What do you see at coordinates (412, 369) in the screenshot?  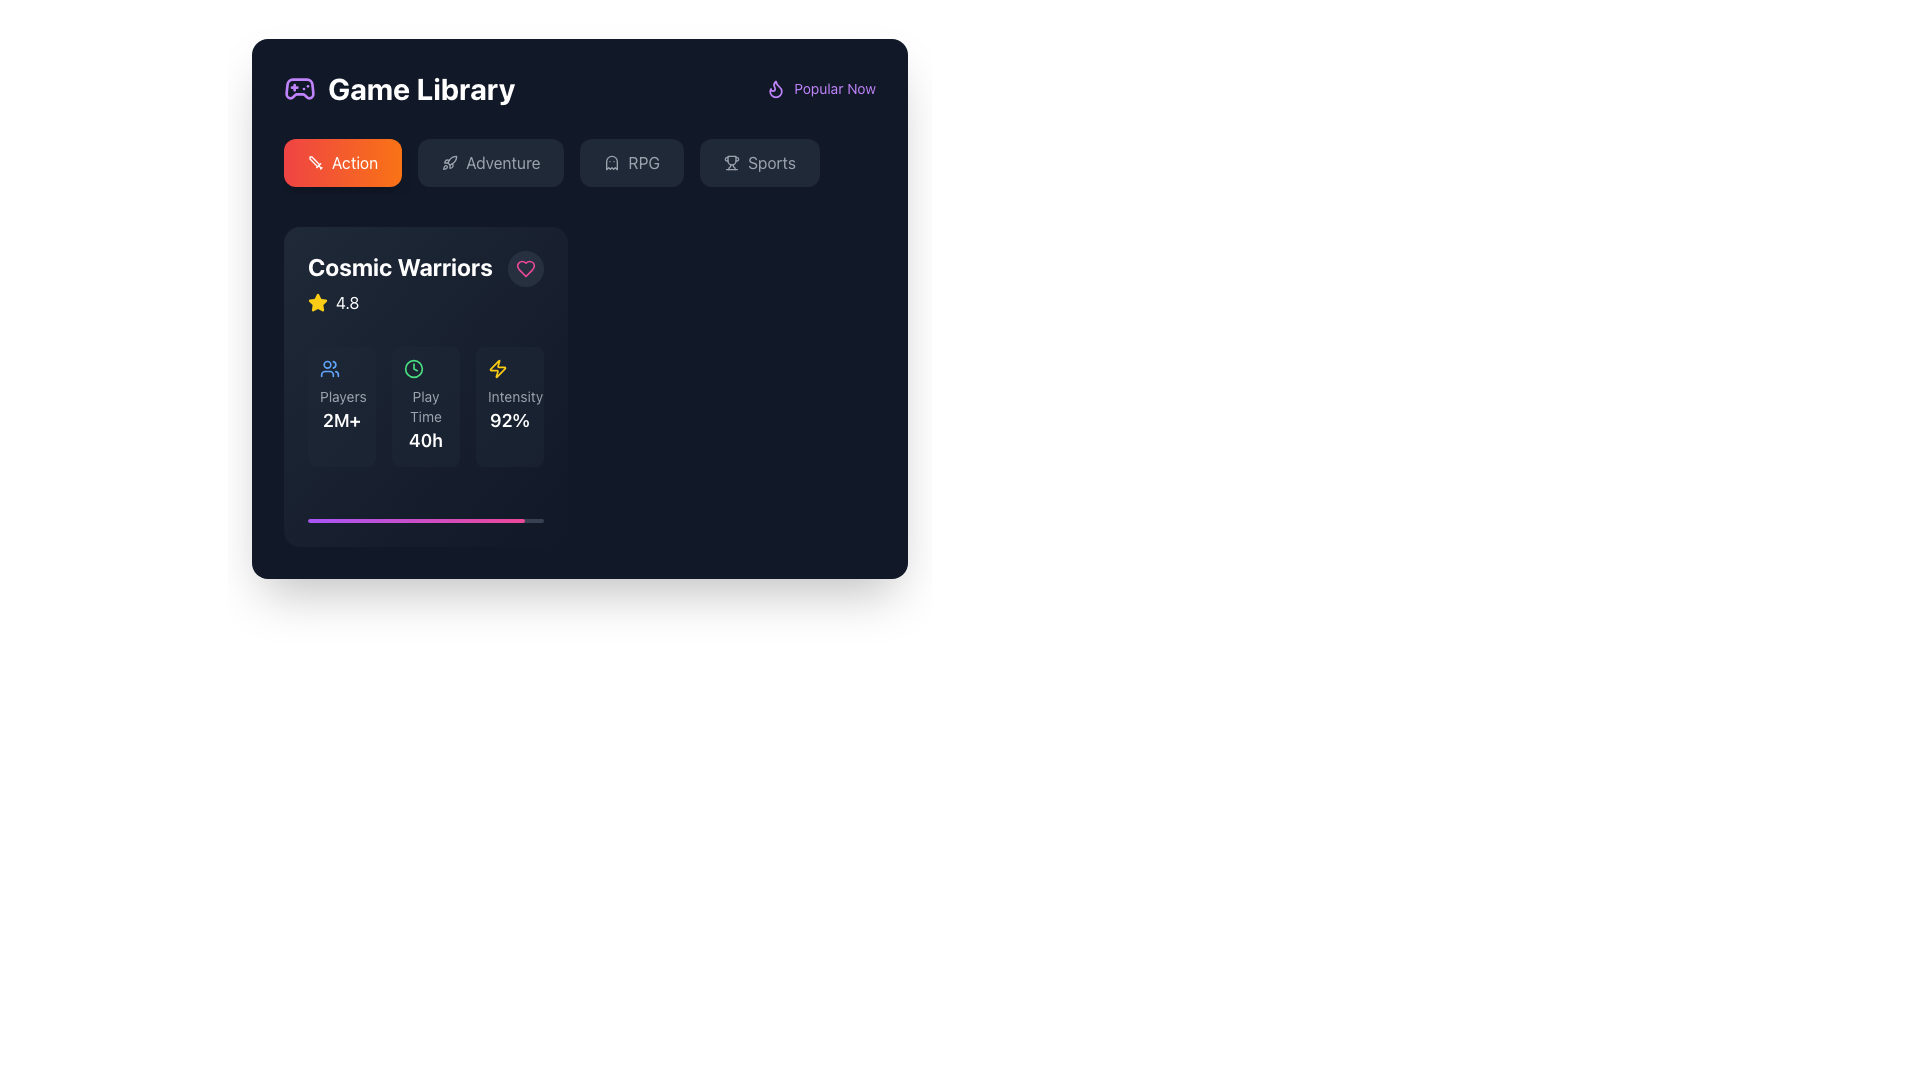 I see `the outer circular graphical icon of the clock in the 'Play Time' section of the 'Cosmic Warriors' game interface` at bounding box center [412, 369].